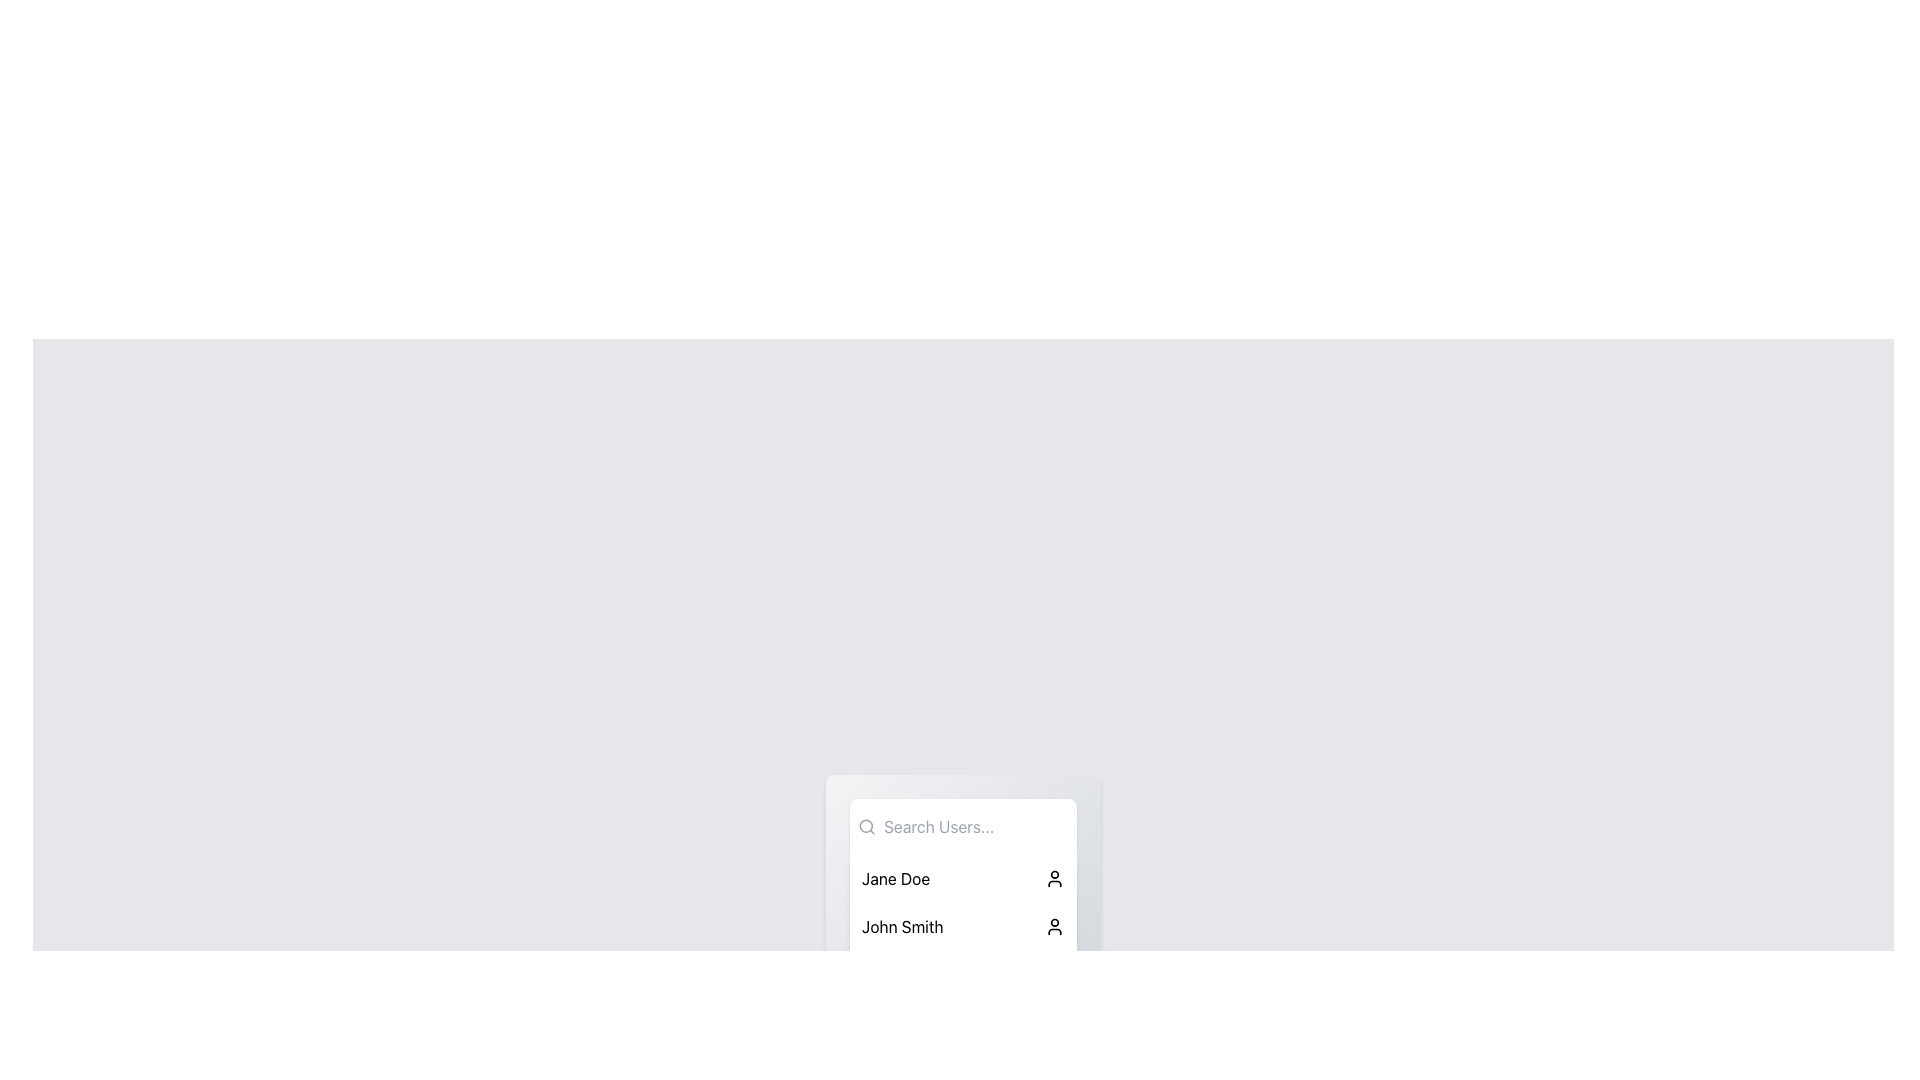  Describe the element at coordinates (963, 926) in the screenshot. I see `the List Item labeled 'John Smith' in the dropdown` at that location.